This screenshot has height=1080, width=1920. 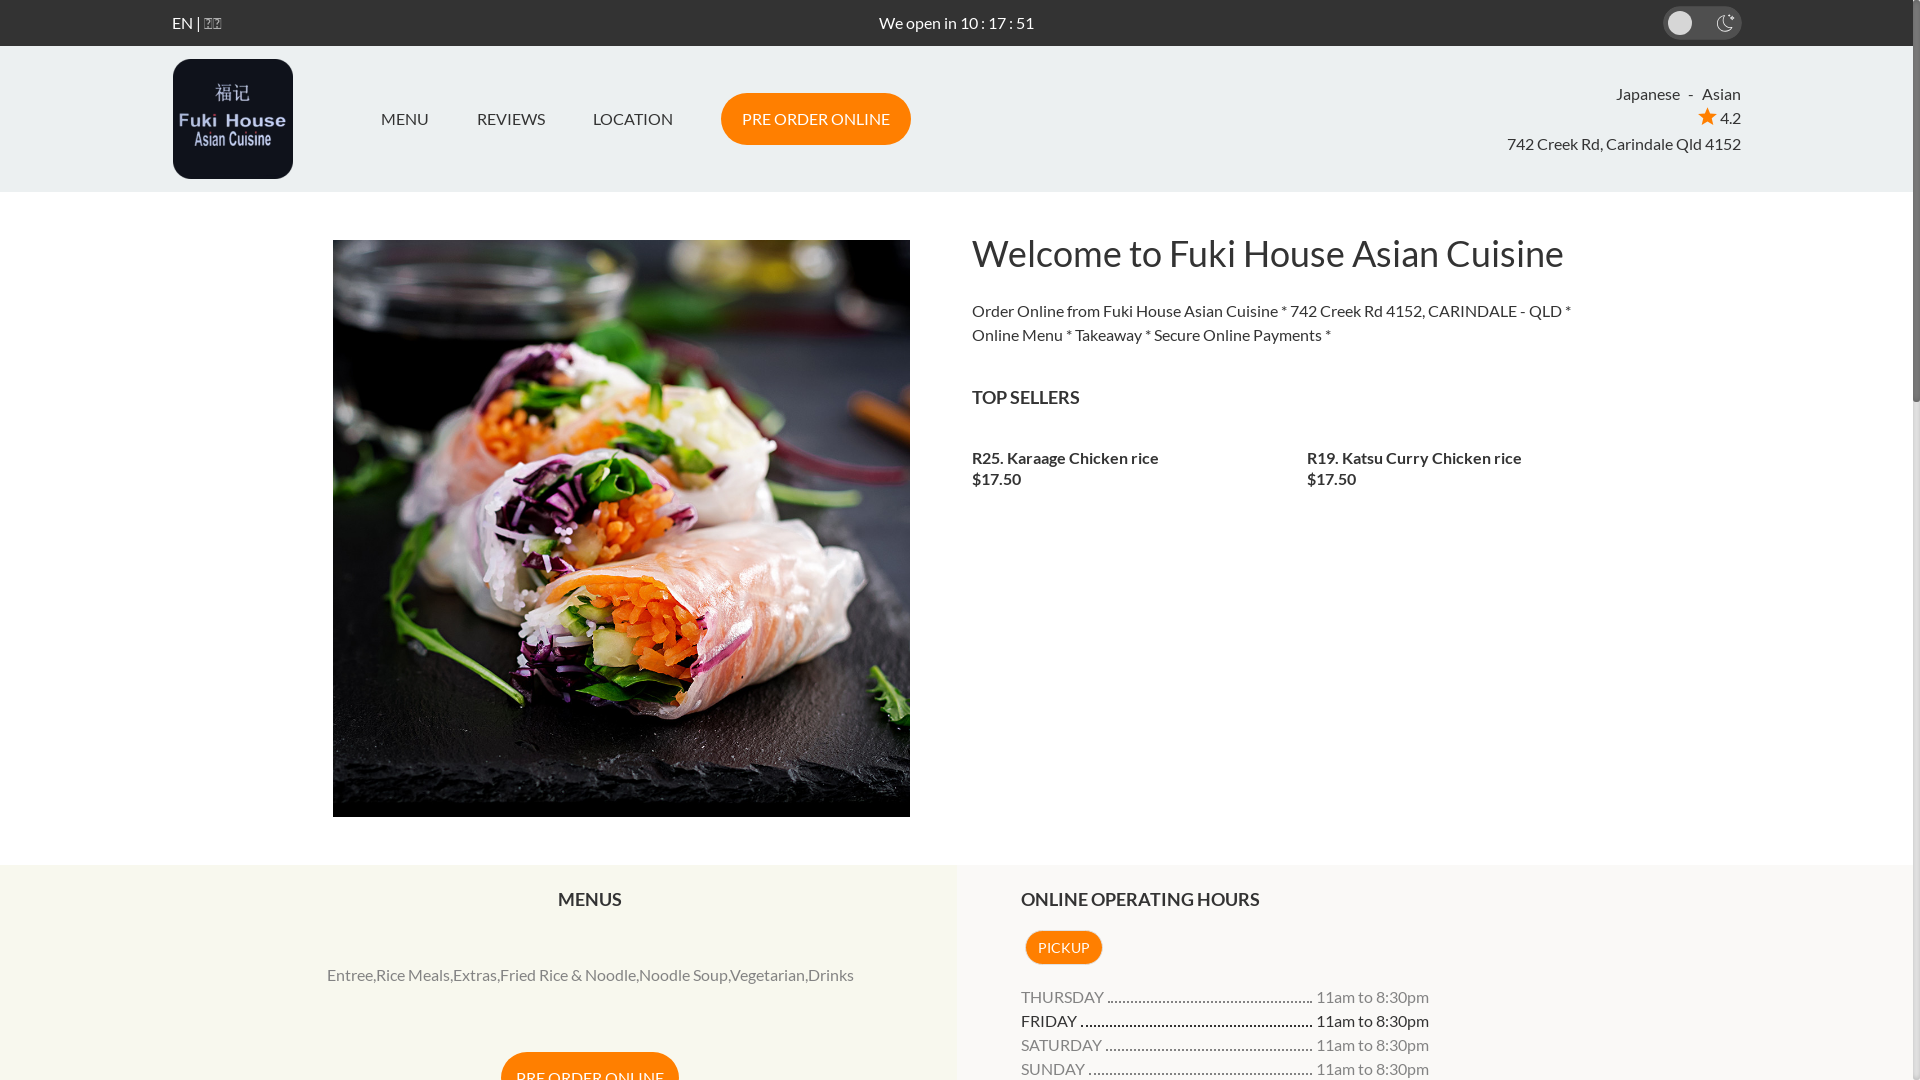 I want to click on 'LOCATION', so click(x=631, y=119).